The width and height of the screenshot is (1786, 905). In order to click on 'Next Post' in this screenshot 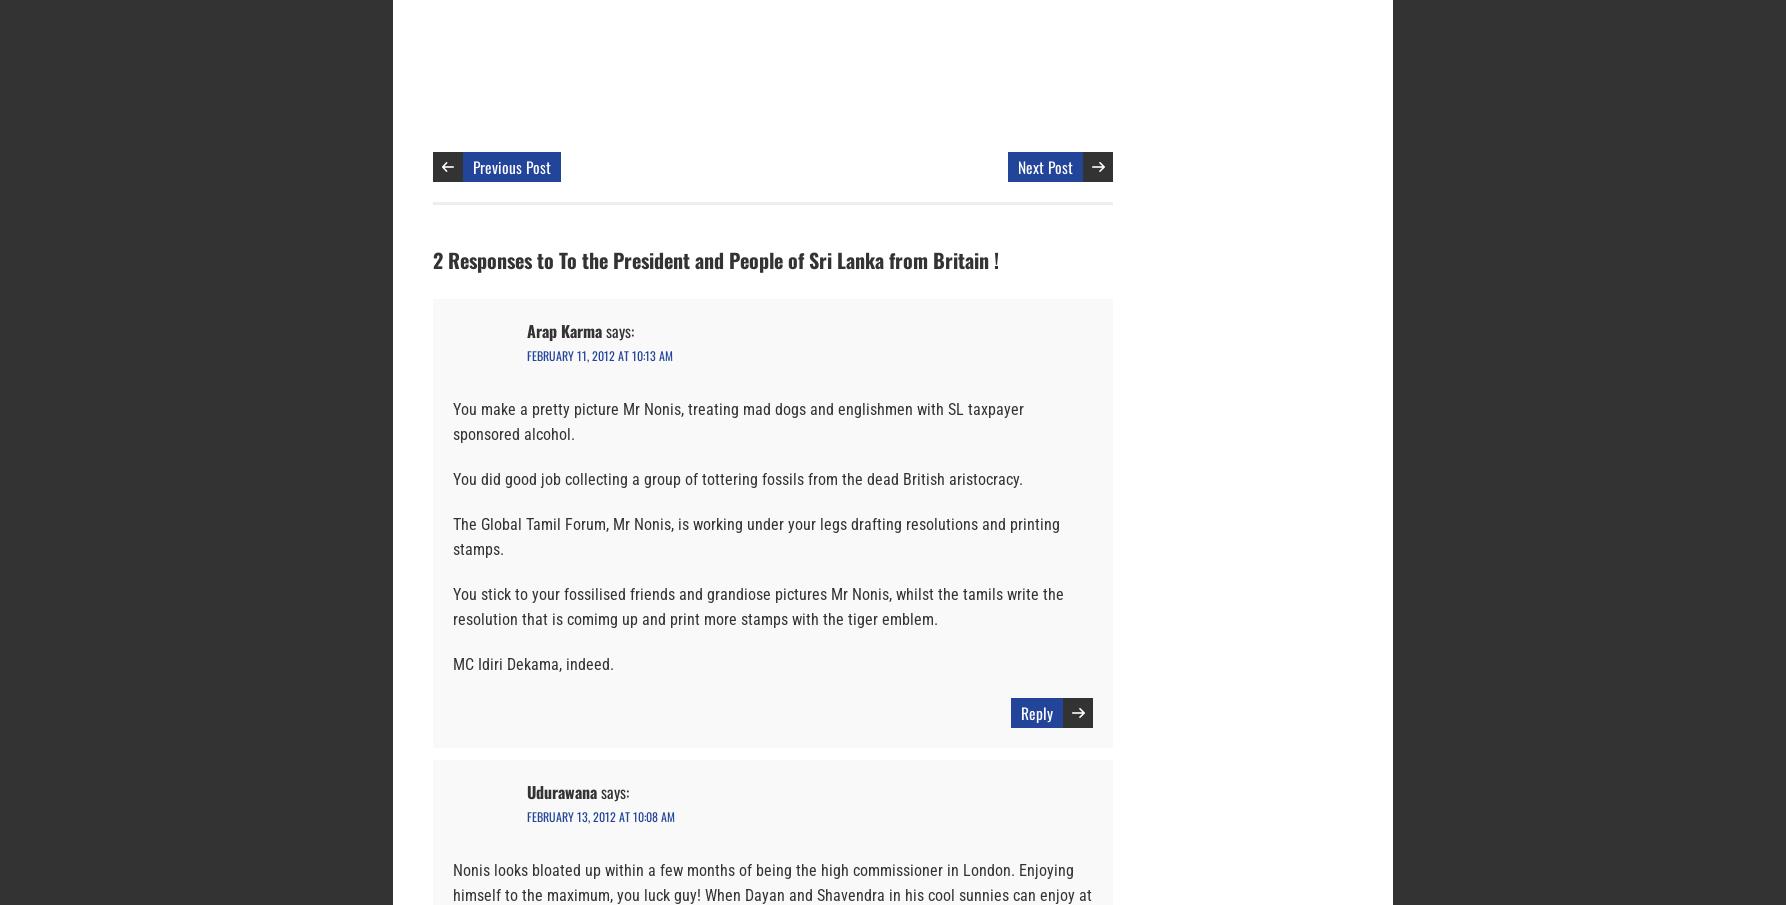, I will do `click(1018, 166)`.